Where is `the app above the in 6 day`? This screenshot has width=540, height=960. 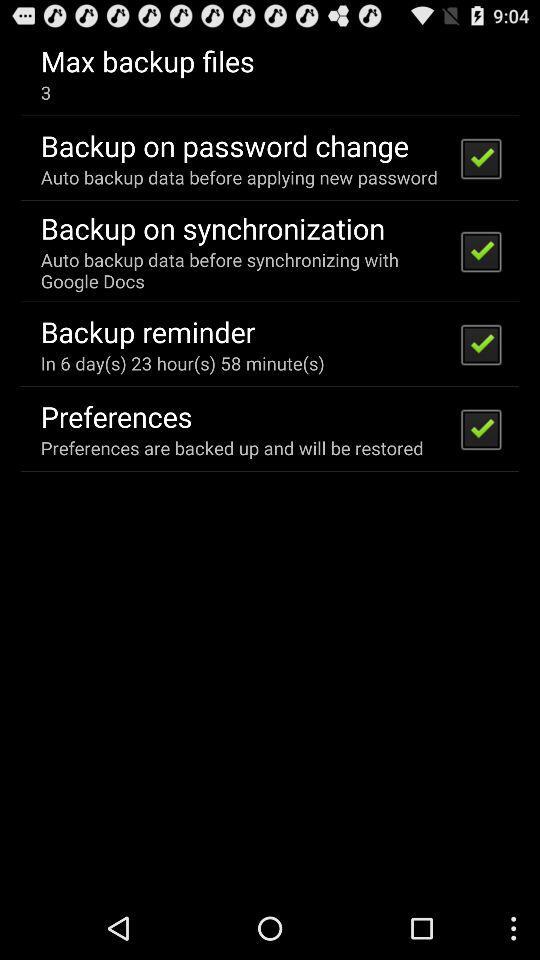 the app above the in 6 day is located at coordinates (147, 331).